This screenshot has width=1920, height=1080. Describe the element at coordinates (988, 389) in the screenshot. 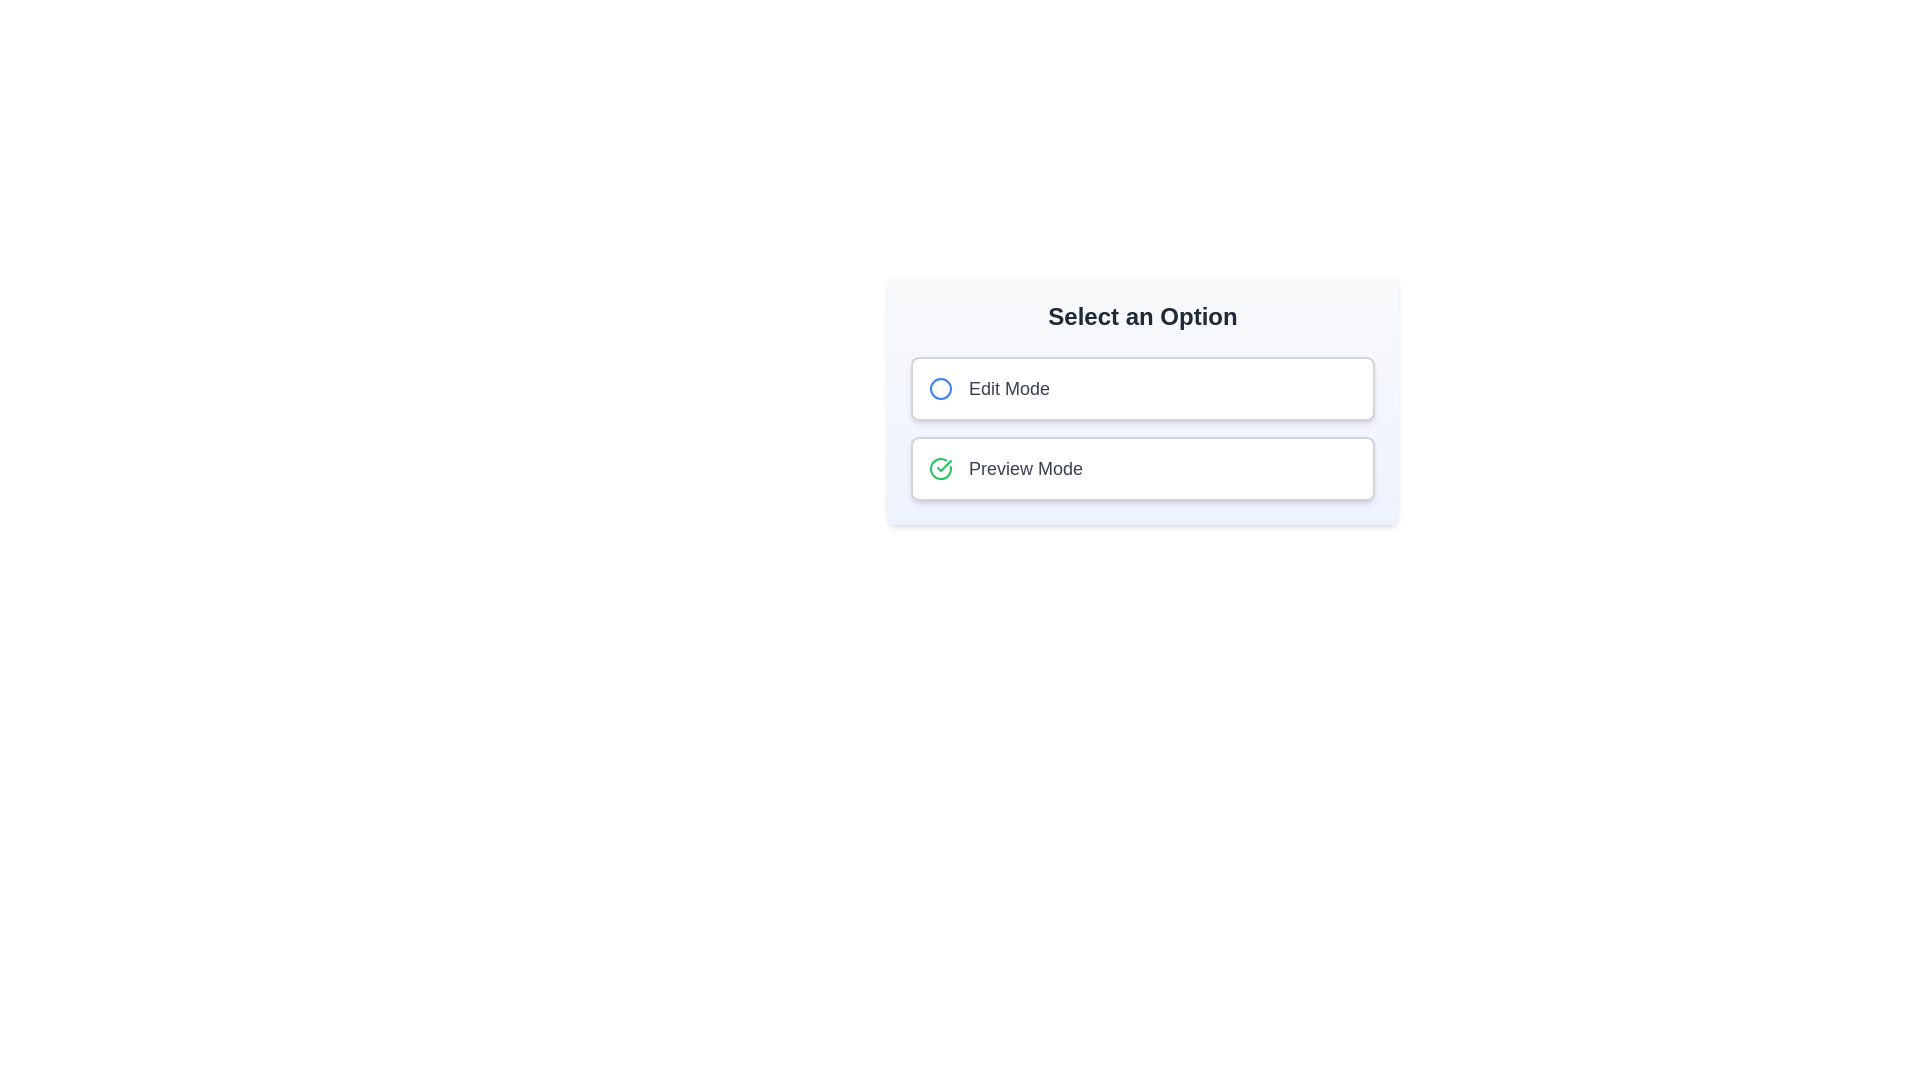

I see `the first option in the vertically stacked list that serves as the 'Edit Mode' selector` at that location.